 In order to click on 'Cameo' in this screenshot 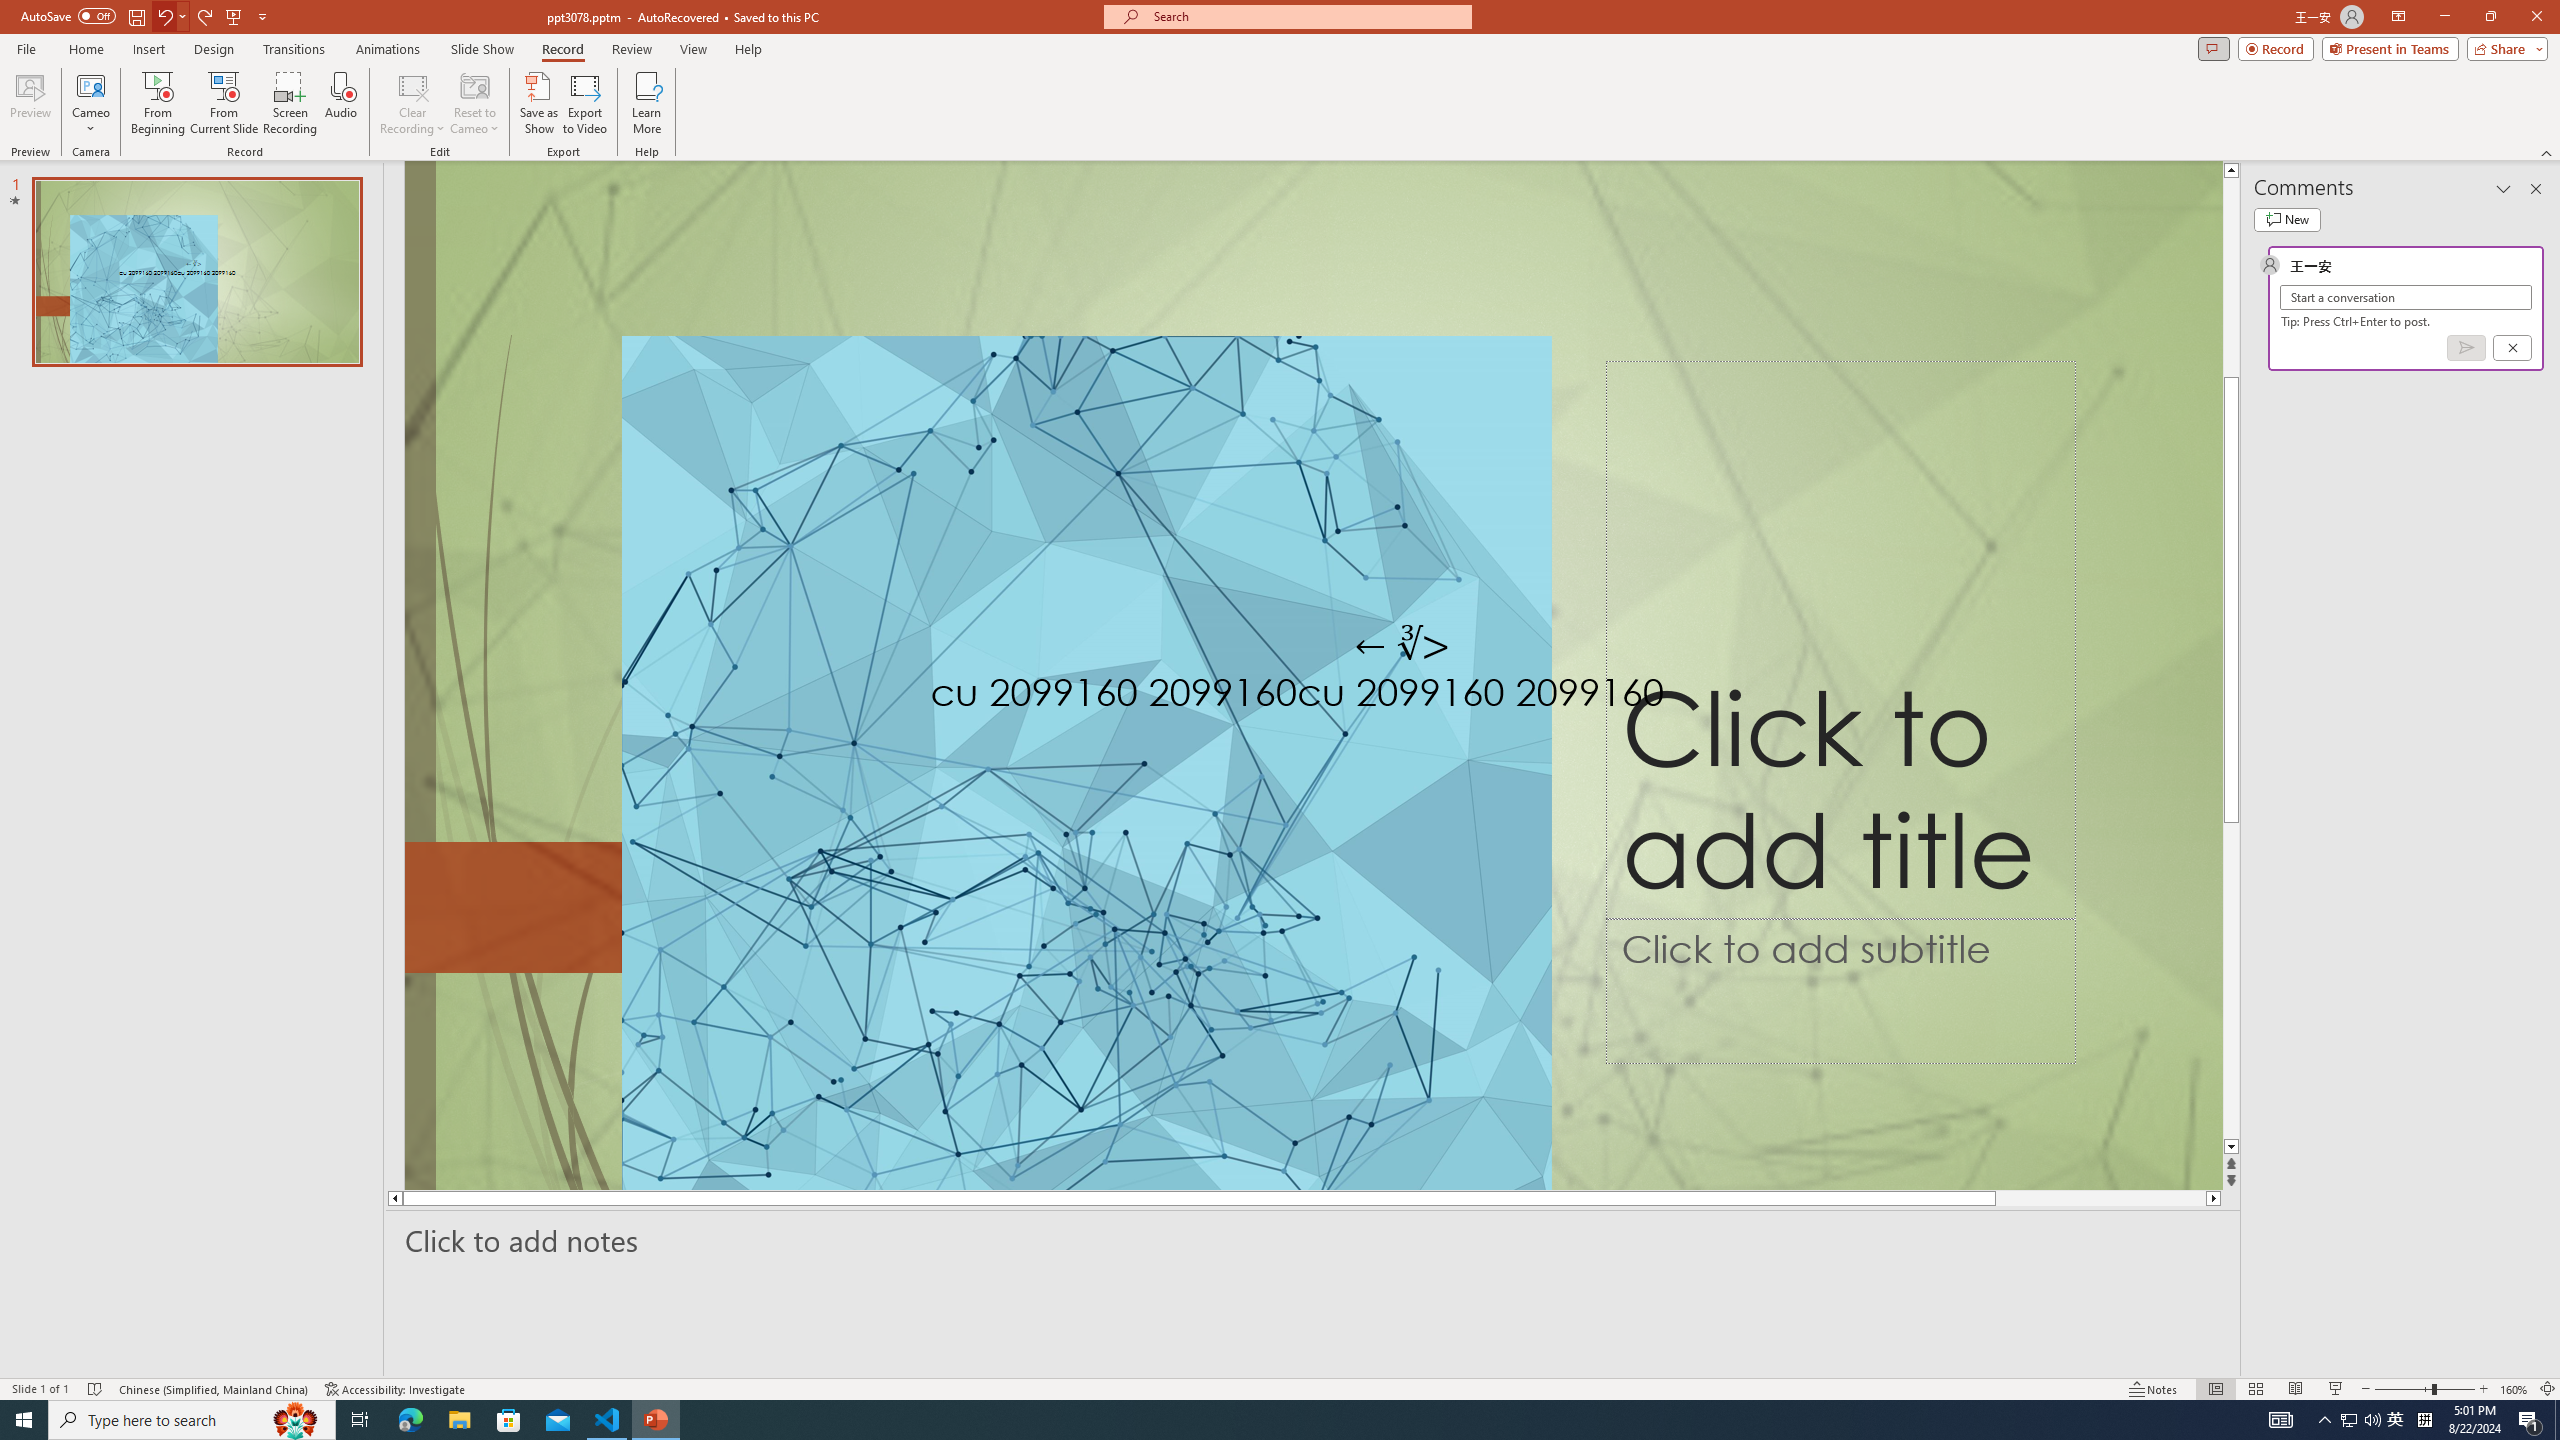, I will do `click(89, 84)`.